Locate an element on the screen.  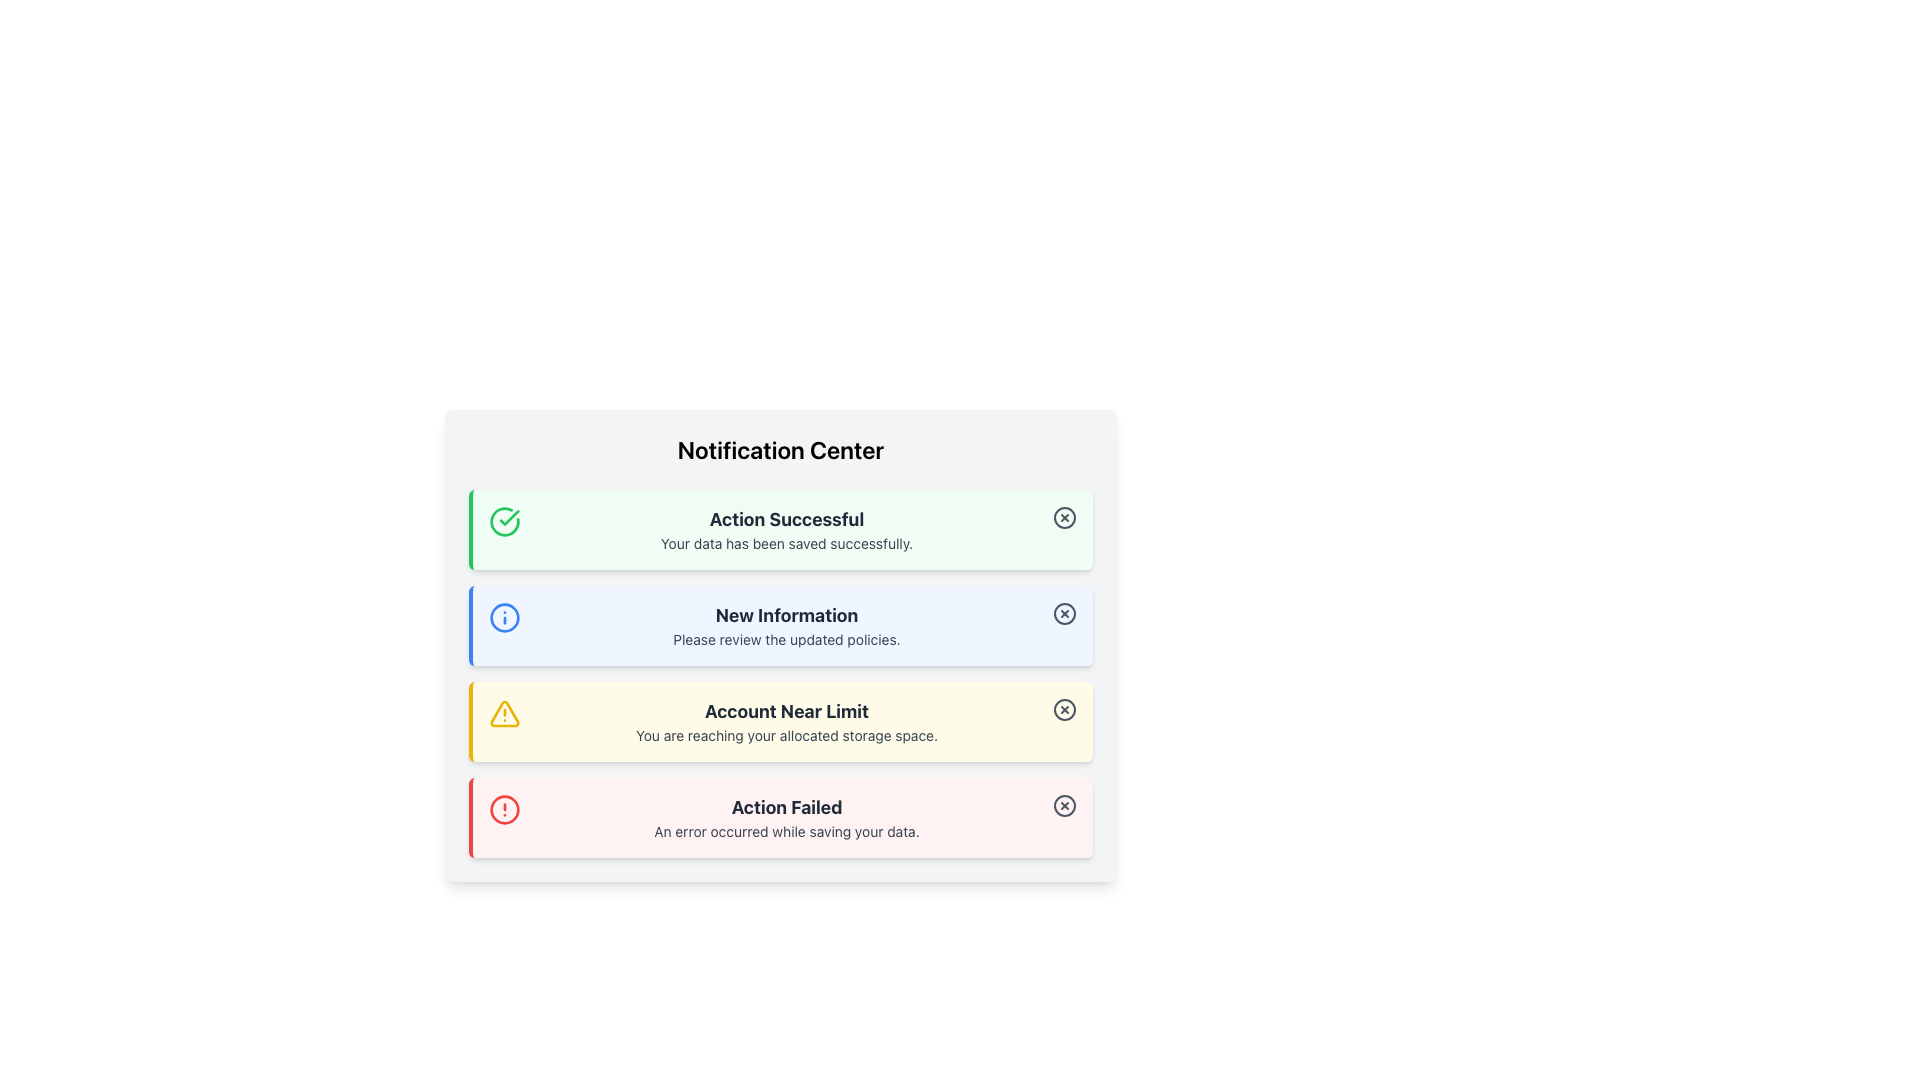
the critical alert graphic icon located inside the bottommost red-themed alert box titled 'Action Failed' is located at coordinates (504, 810).